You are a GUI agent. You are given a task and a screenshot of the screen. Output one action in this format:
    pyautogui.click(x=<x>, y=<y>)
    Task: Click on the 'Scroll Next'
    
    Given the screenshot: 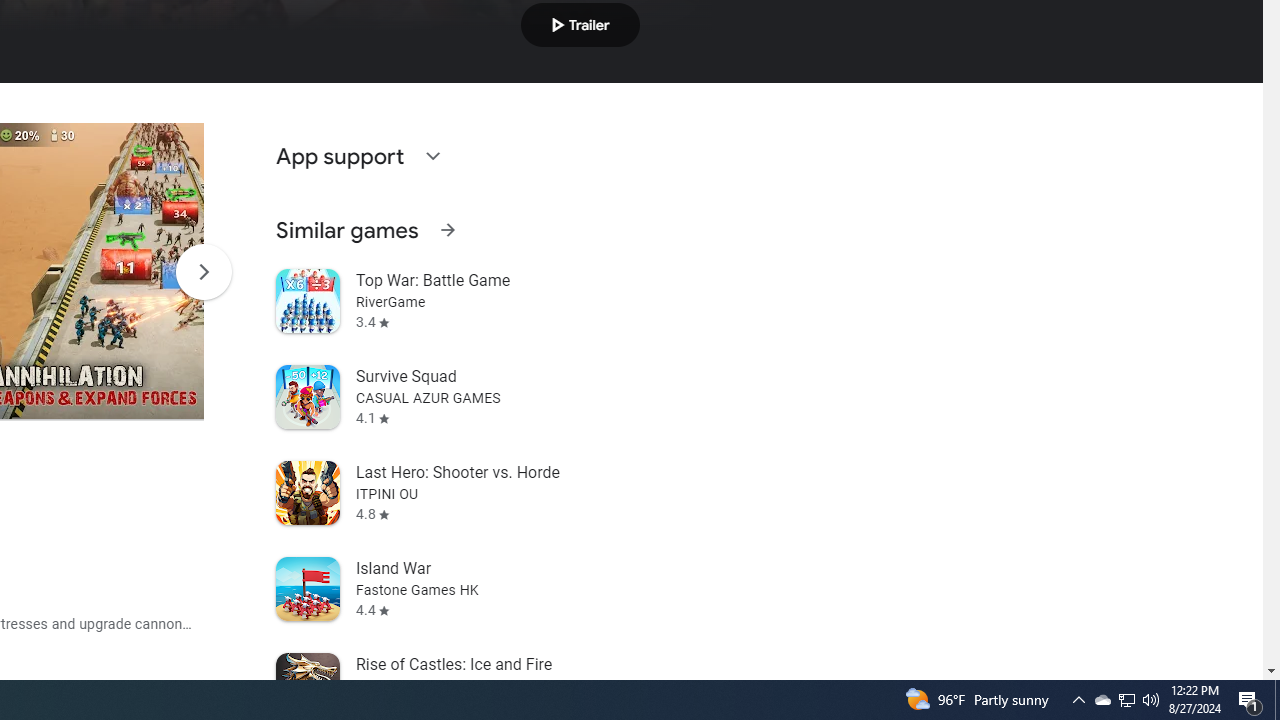 What is the action you would take?
    pyautogui.click(x=203, y=272)
    